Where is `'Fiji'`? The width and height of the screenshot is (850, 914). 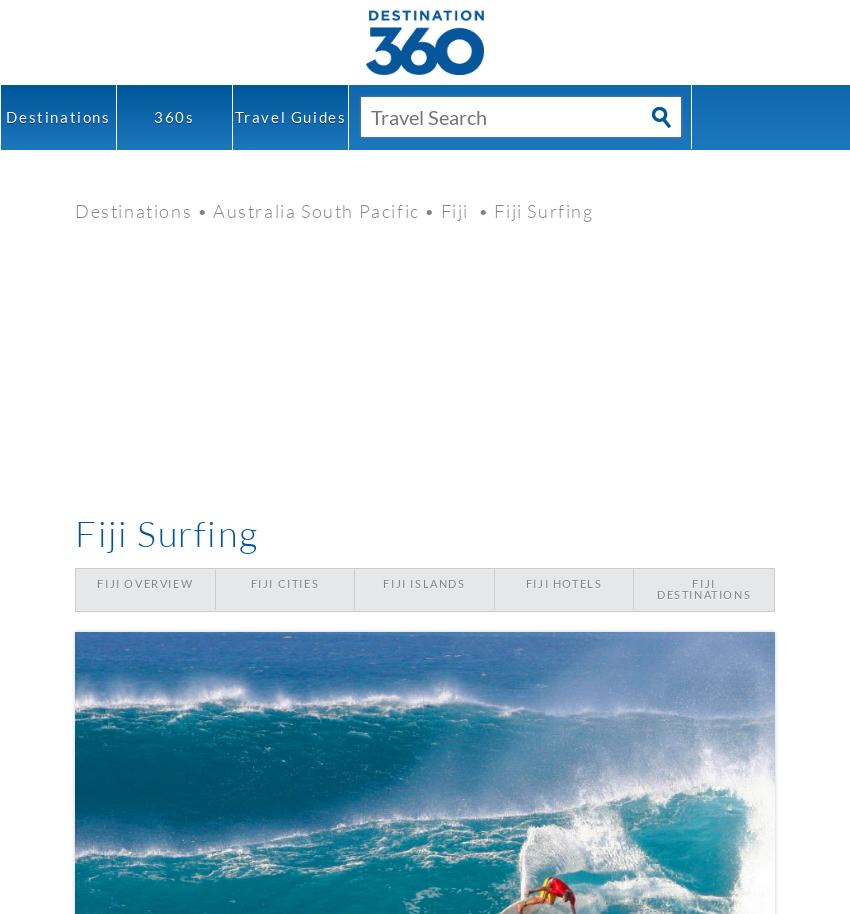 'Fiji' is located at coordinates (455, 211).